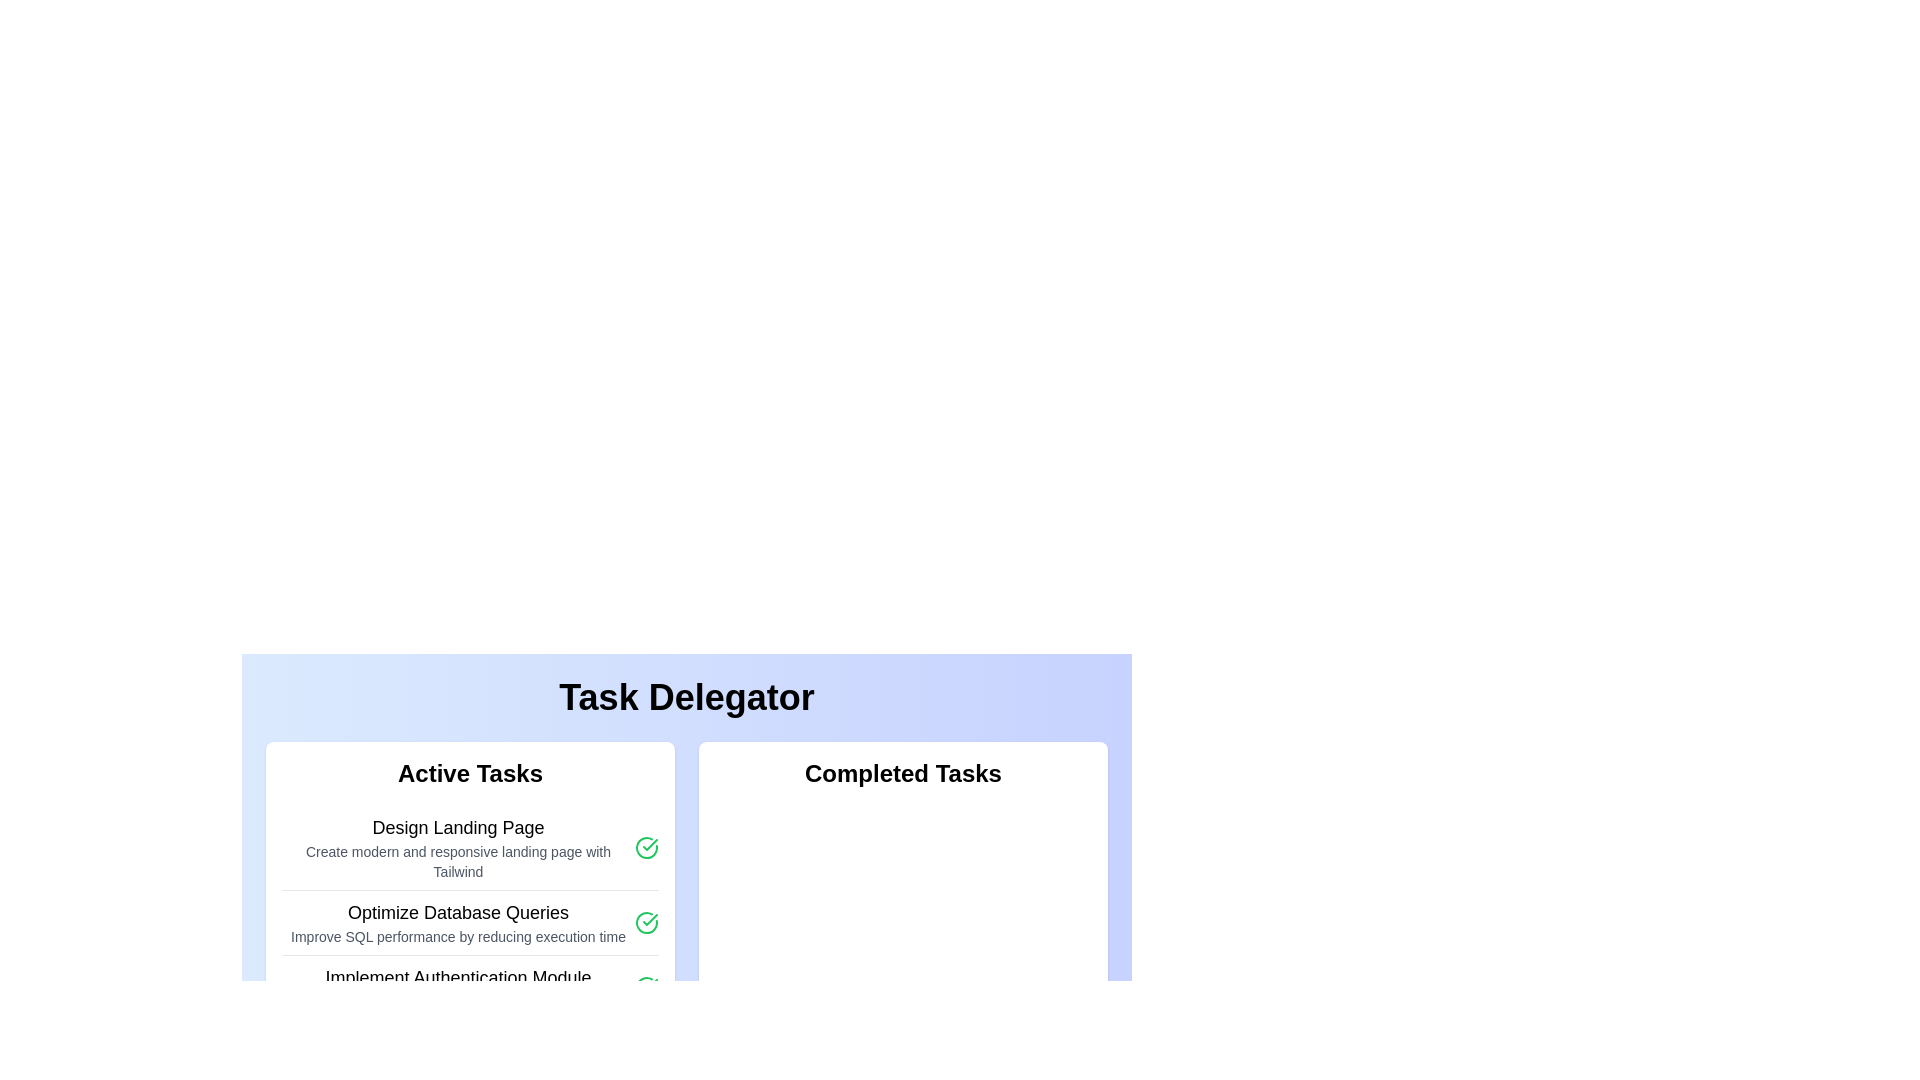  Describe the element at coordinates (647, 986) in the screenshot. I see `the icon button at the rightmost end of the 'Implement Authentication Module' task` at that location.